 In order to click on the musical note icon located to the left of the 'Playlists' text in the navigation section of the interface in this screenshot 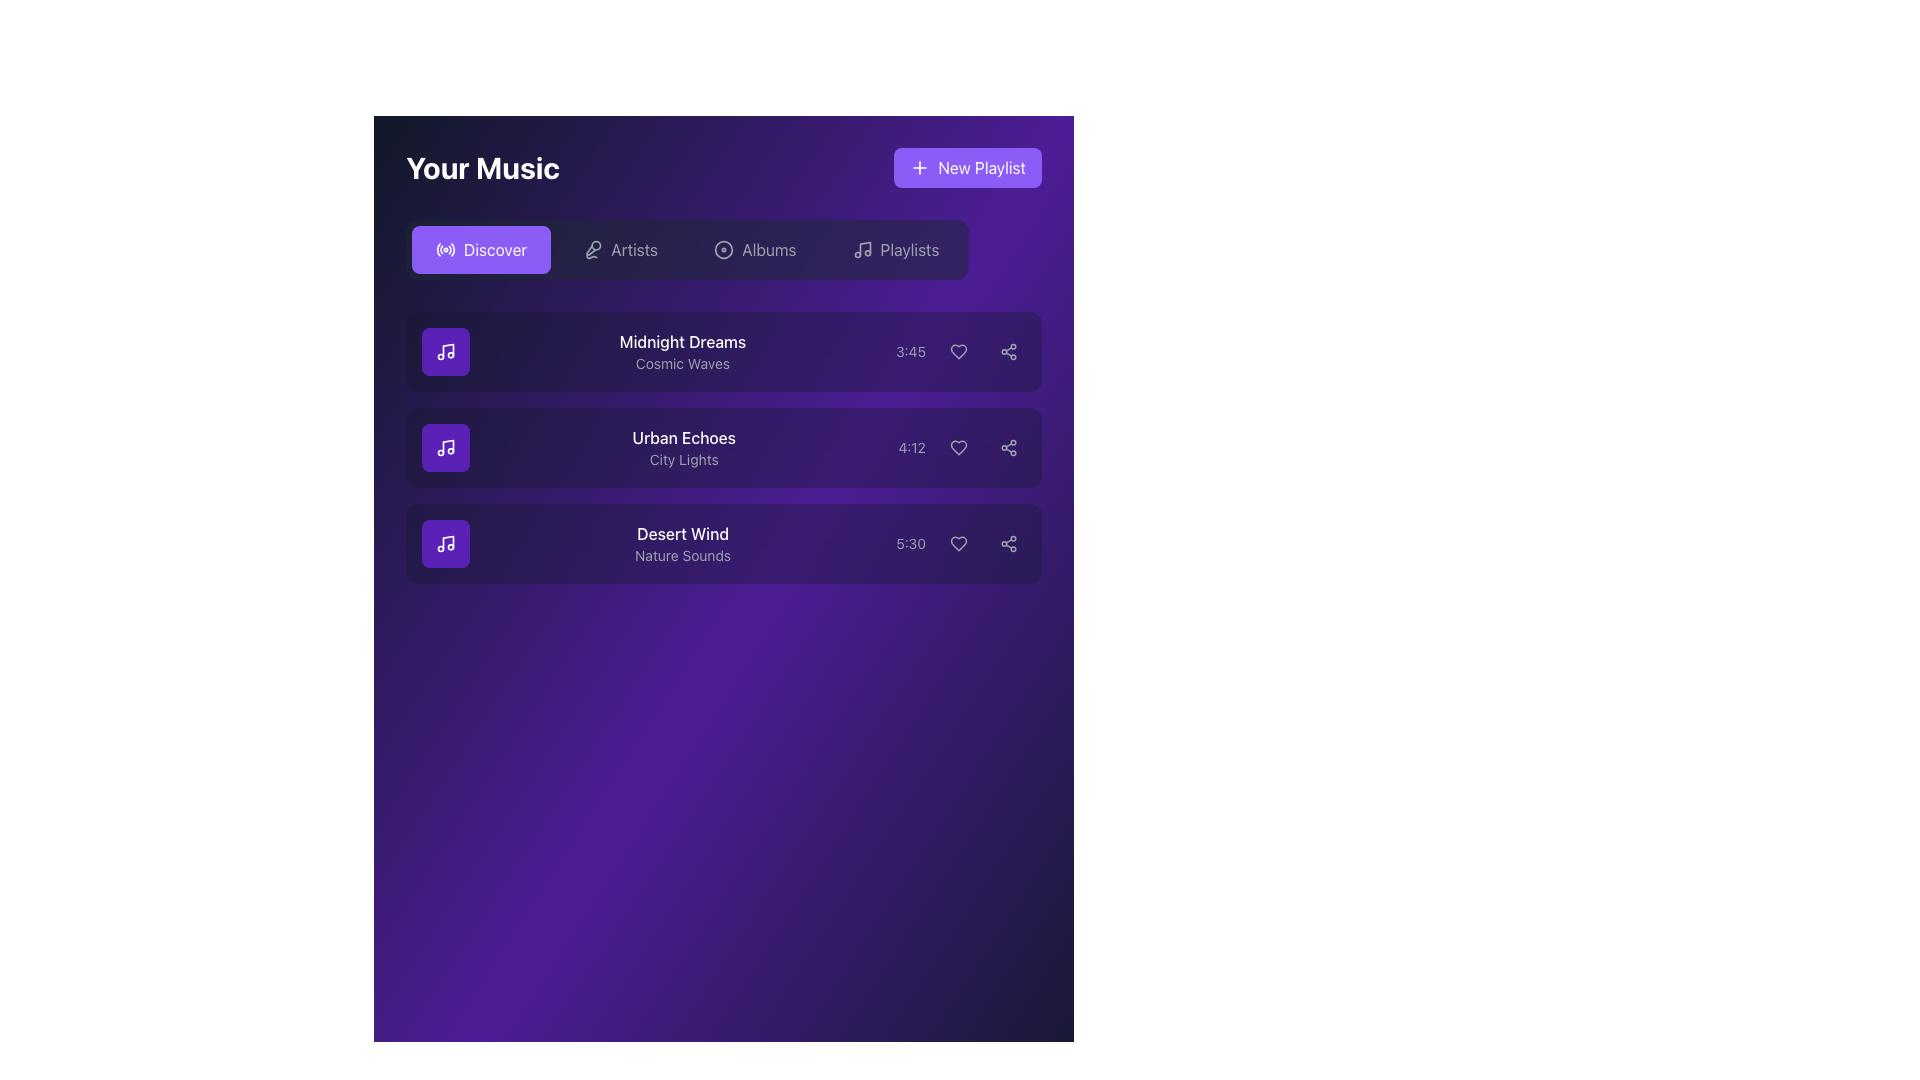, I will do `click(862, 249)`.